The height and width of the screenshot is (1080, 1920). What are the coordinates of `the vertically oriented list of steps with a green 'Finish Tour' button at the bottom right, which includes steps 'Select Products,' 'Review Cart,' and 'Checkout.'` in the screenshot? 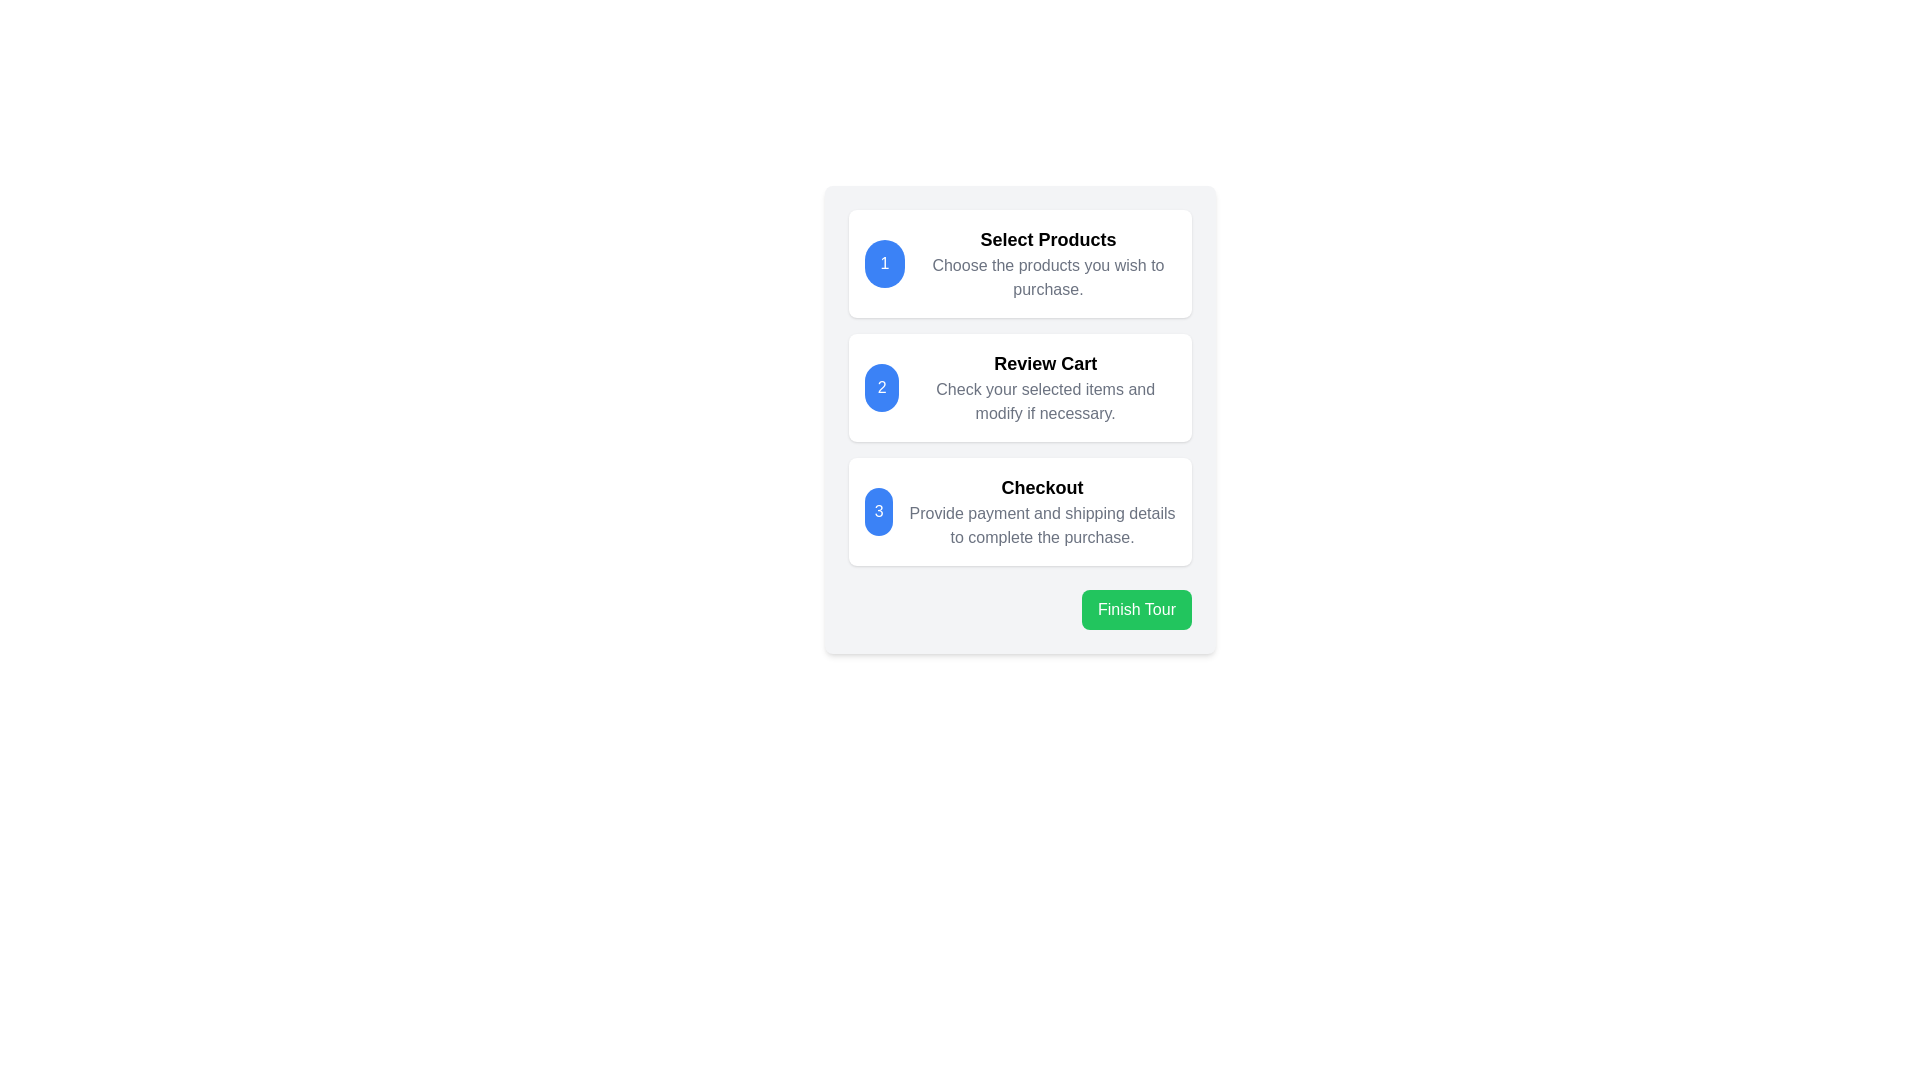 It's located at (1020, 419).